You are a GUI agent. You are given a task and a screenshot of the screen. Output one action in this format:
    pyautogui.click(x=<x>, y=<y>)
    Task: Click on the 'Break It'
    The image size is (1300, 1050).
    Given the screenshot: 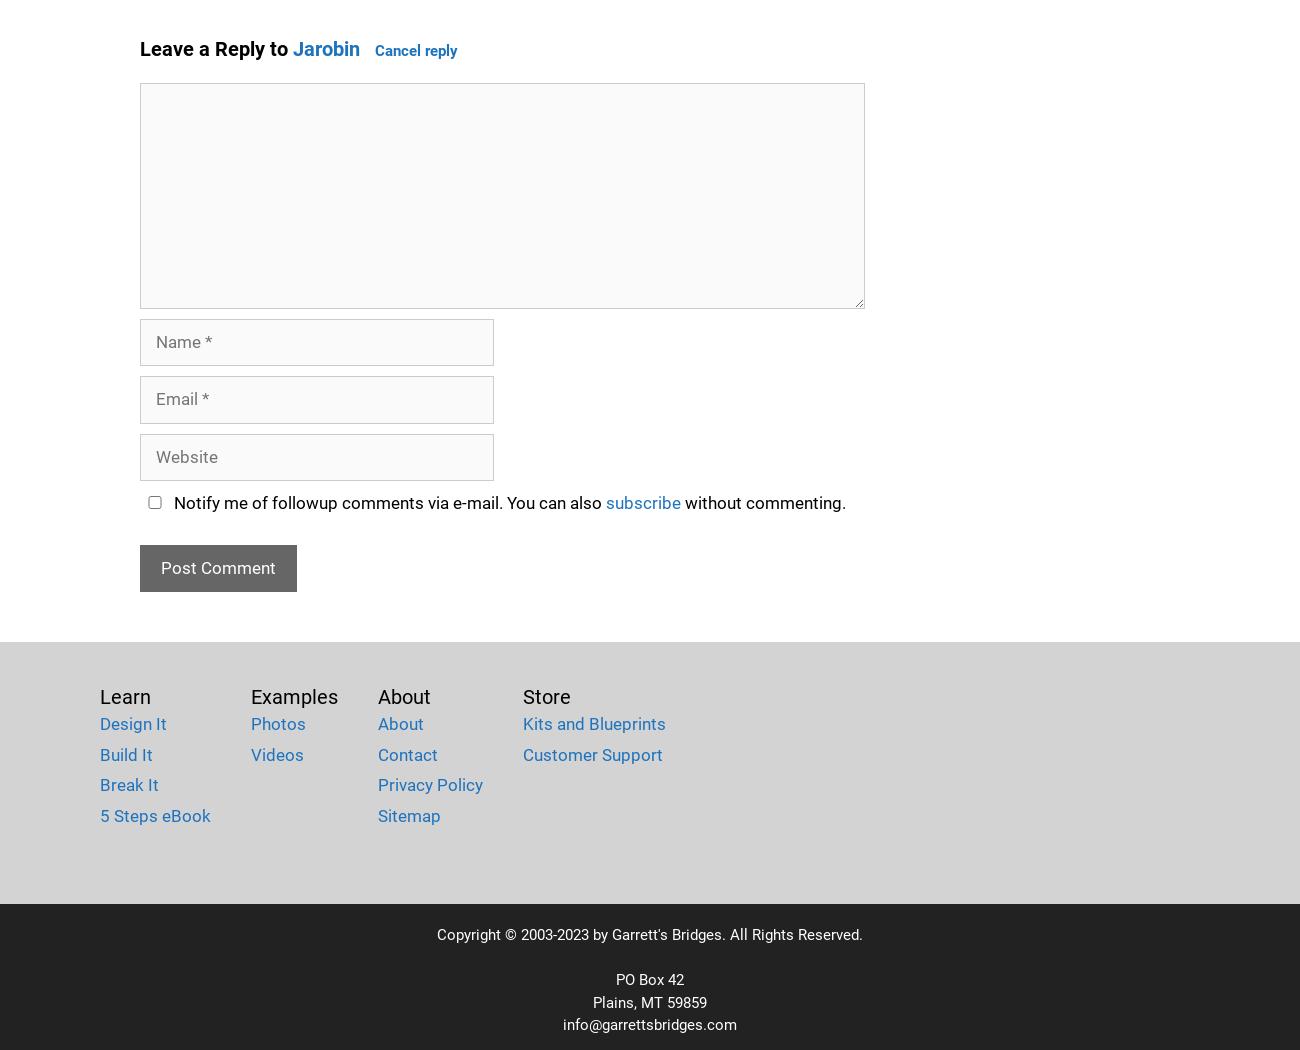 What is the action you would take?
    pyautogui.click(x=128, y=784)
    